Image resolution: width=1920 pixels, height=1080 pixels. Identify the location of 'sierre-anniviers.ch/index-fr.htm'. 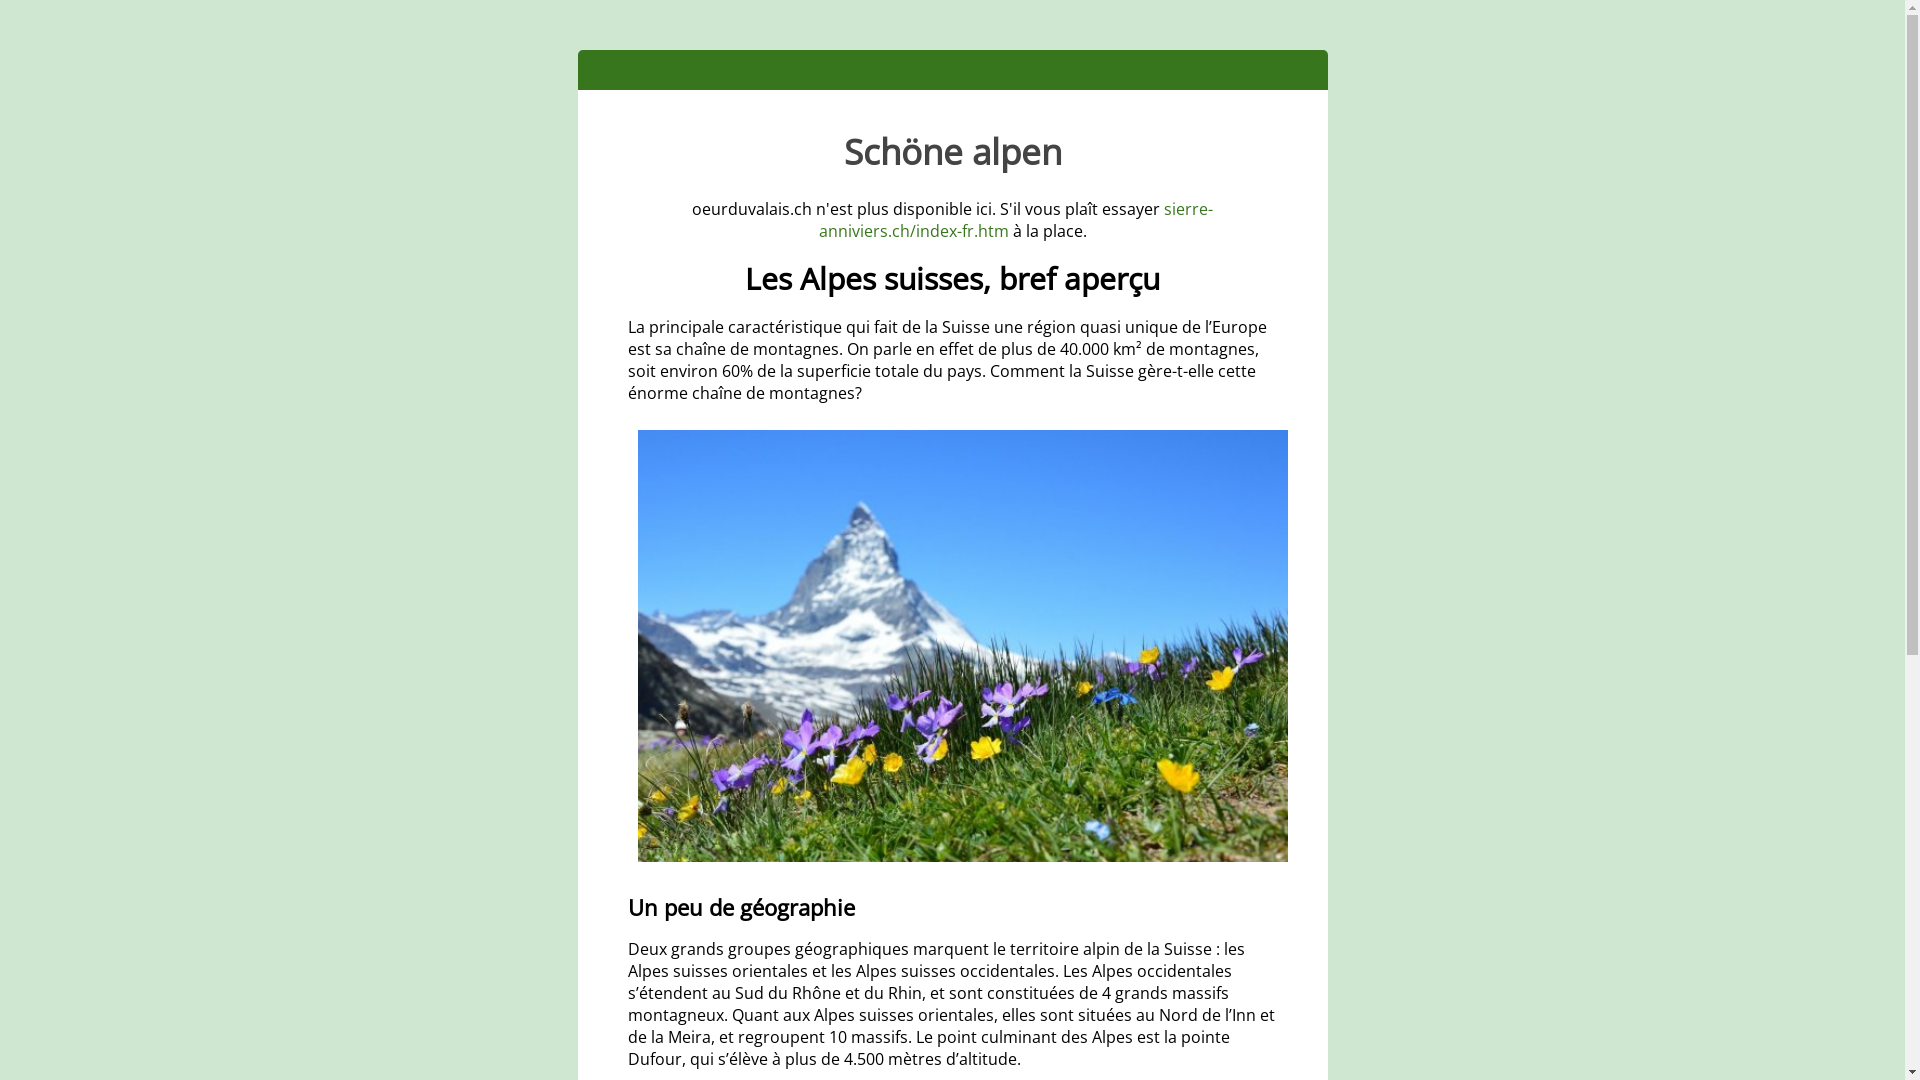
(1015, 219).